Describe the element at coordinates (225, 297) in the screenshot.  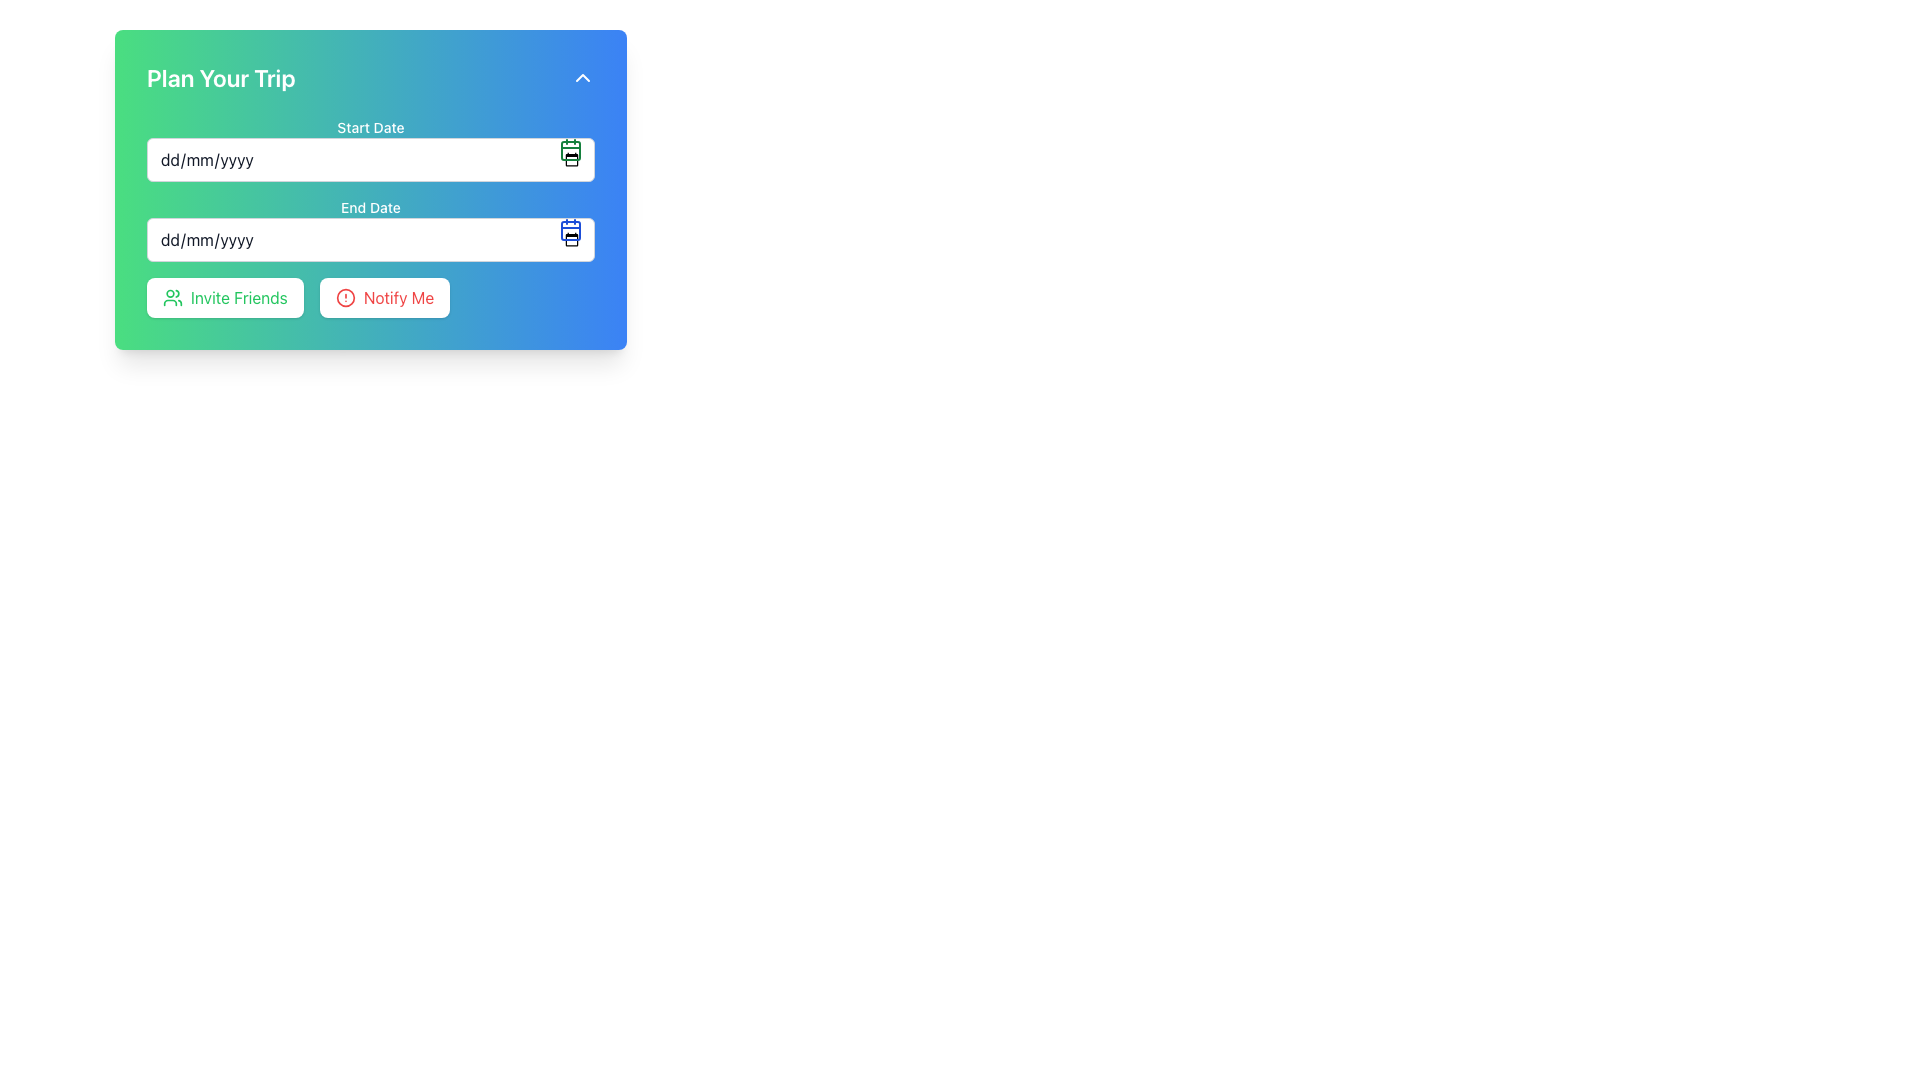
I see `the 'Invite Friends' button, which is styled with rounded corners and a green text label, located at the bottom left corner of the 'Plan Your Trip' card` at that location.